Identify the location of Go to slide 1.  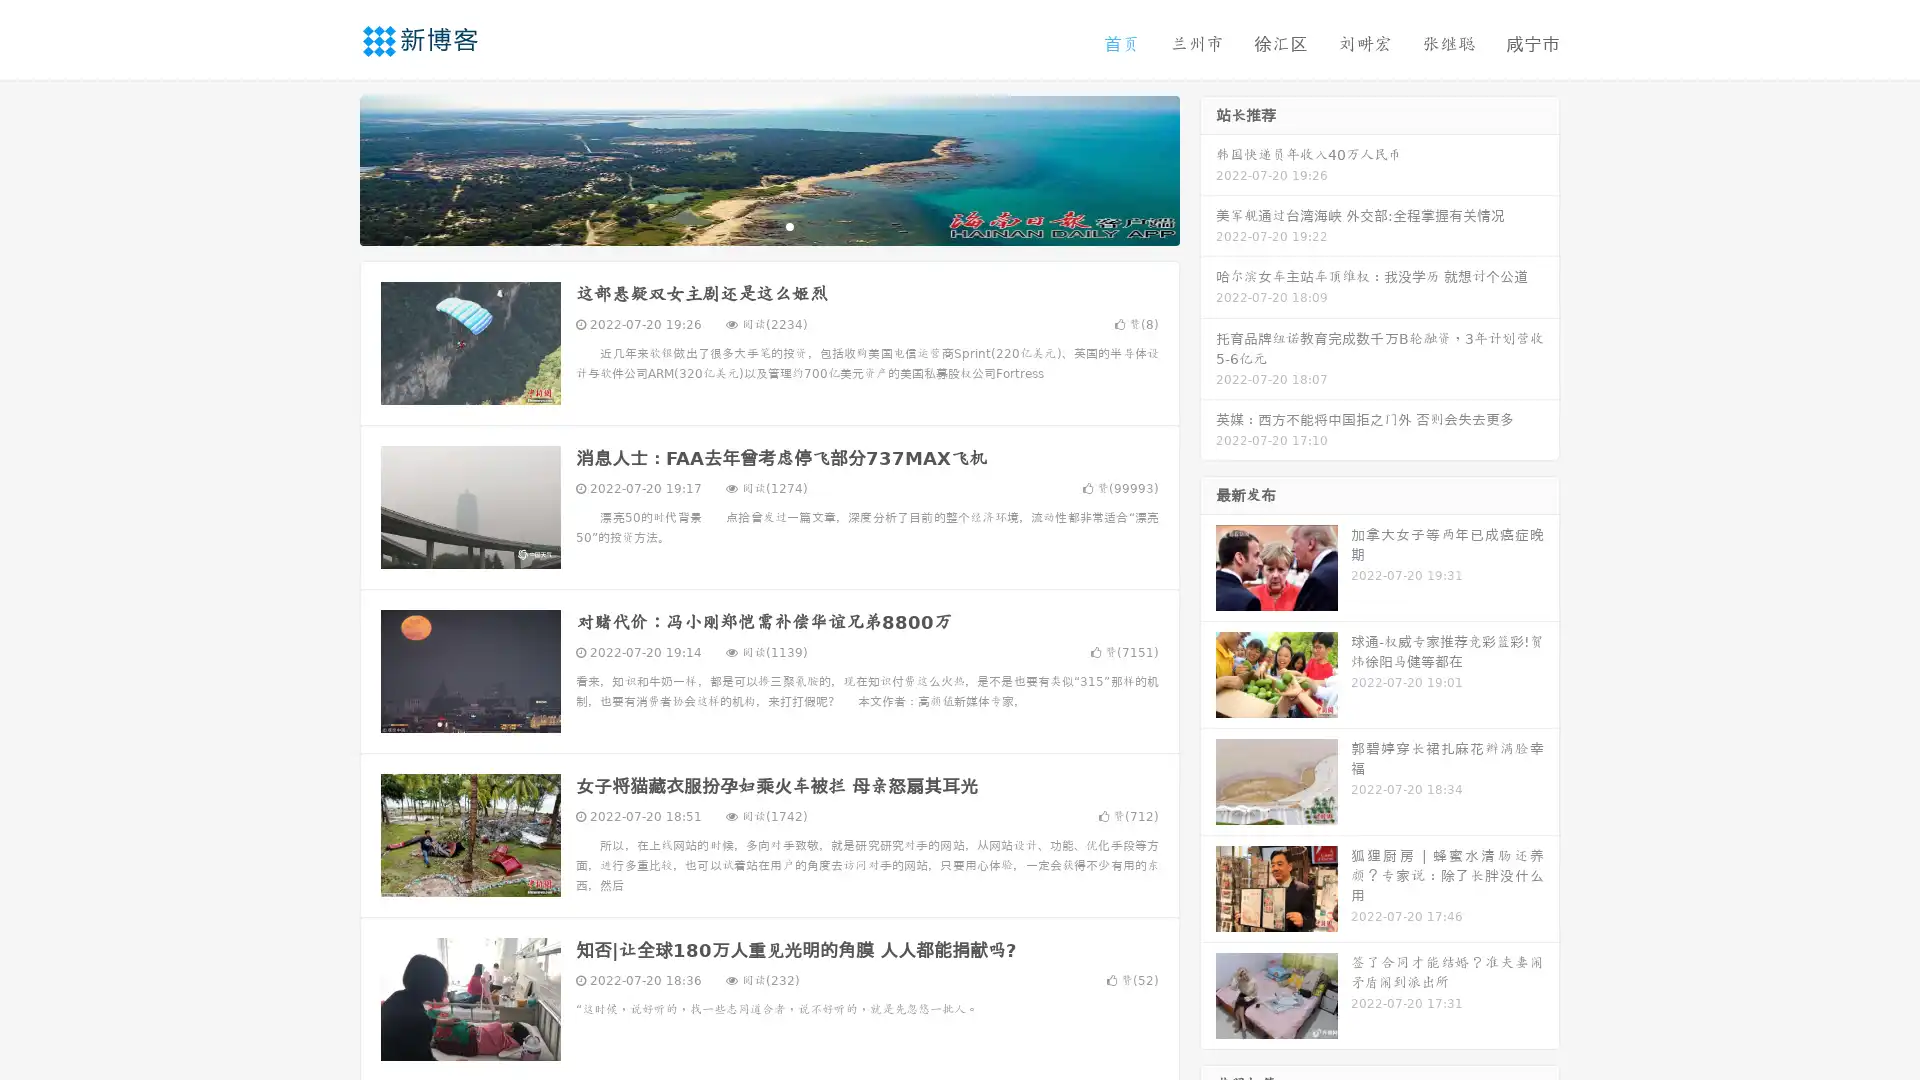
(748, 225).